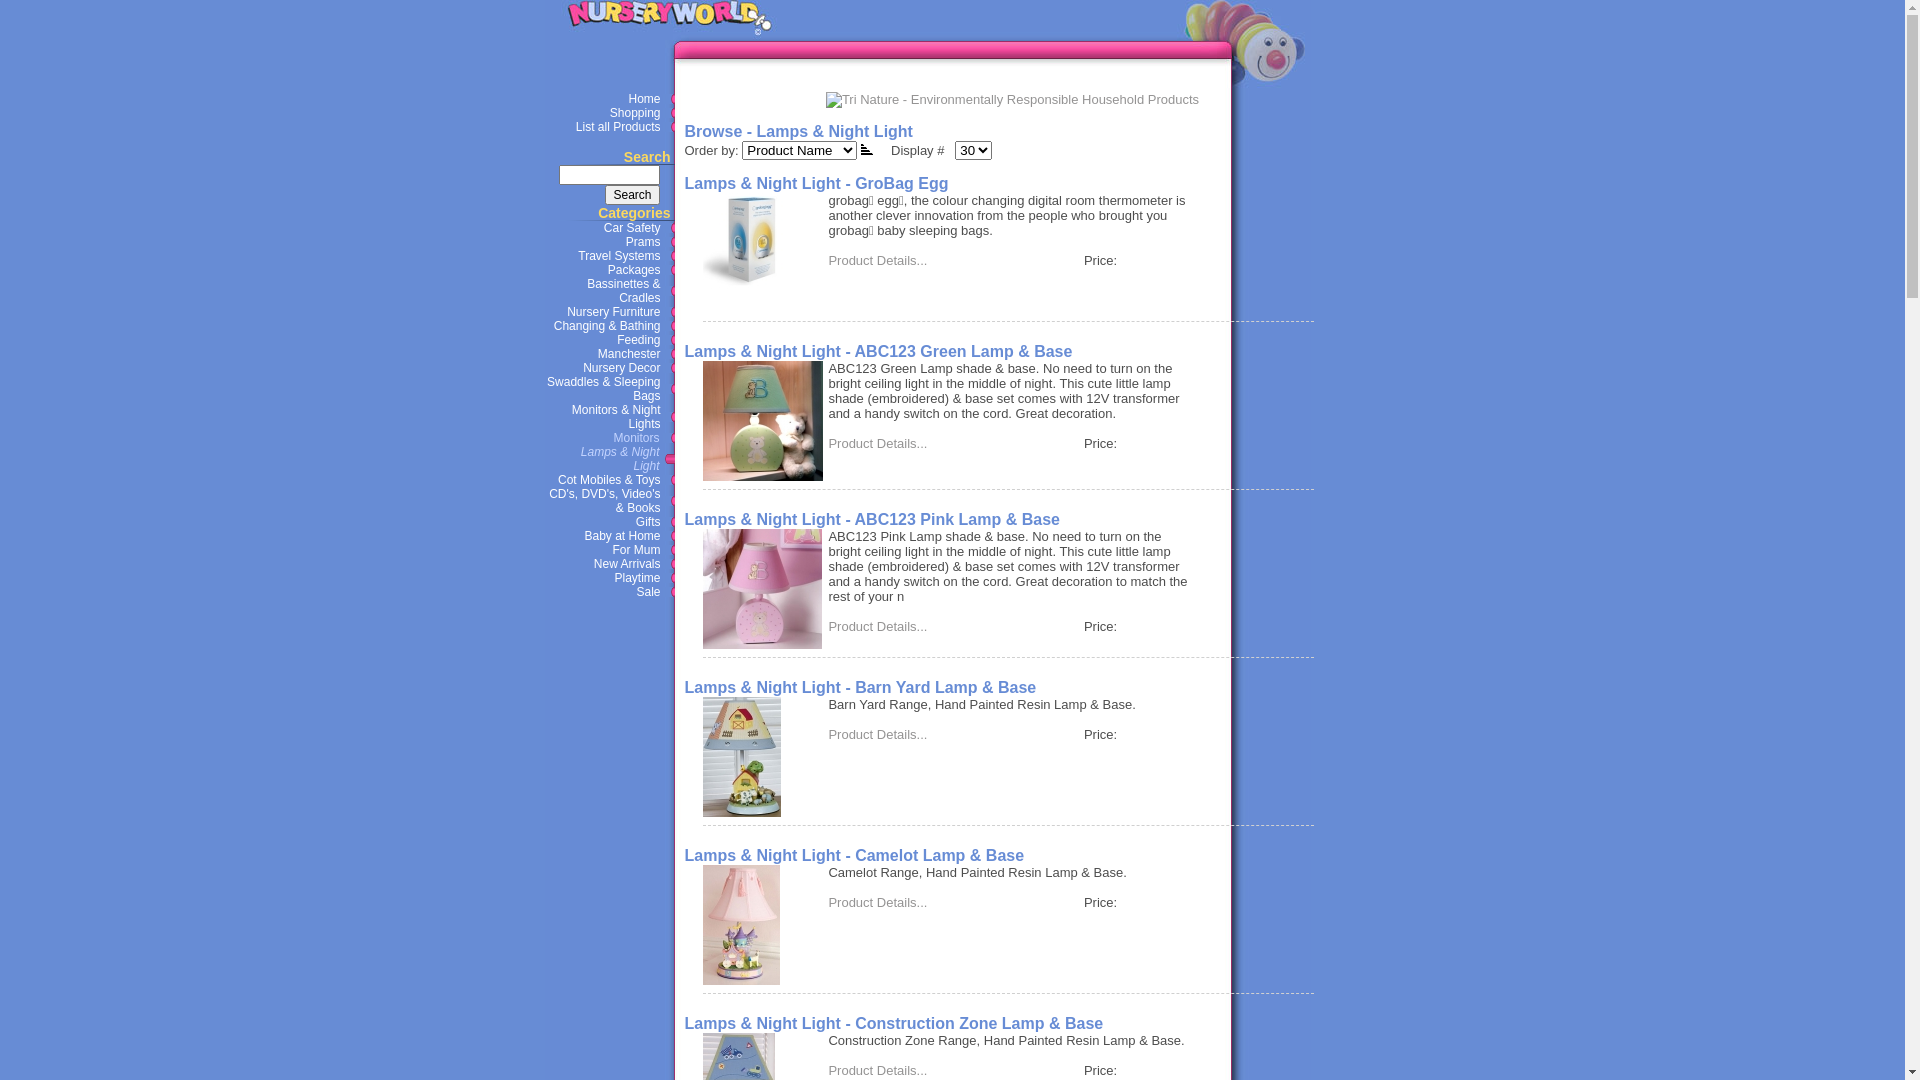 The height and width of the screenshot is (1080, 1920). I want to click on 'Monitors & Night Lights', so click(608, 415).